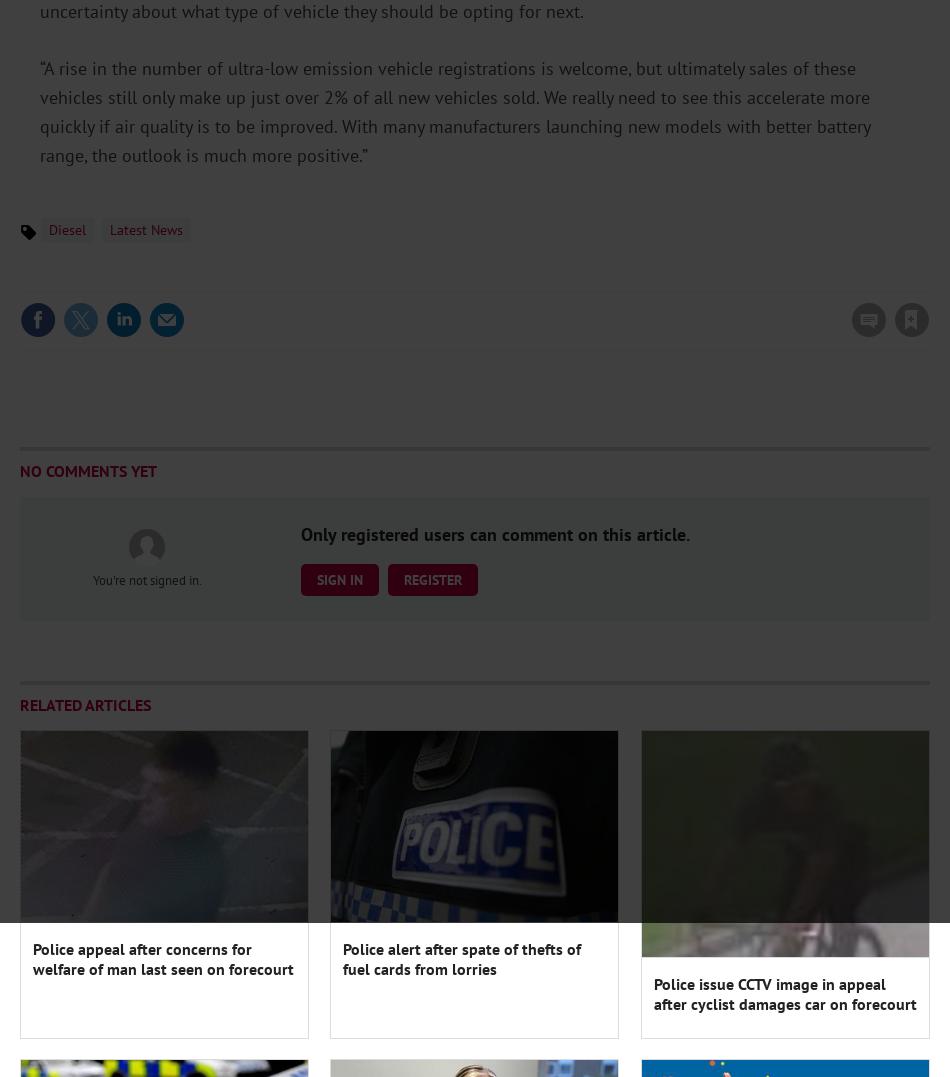 This screenshot has width=950, height=1077. What do you see at coordinates (231, 844) in the screenshot?
I see `'How EV charging can help future-proof your forecourt'` at bounding box center [231, 844].